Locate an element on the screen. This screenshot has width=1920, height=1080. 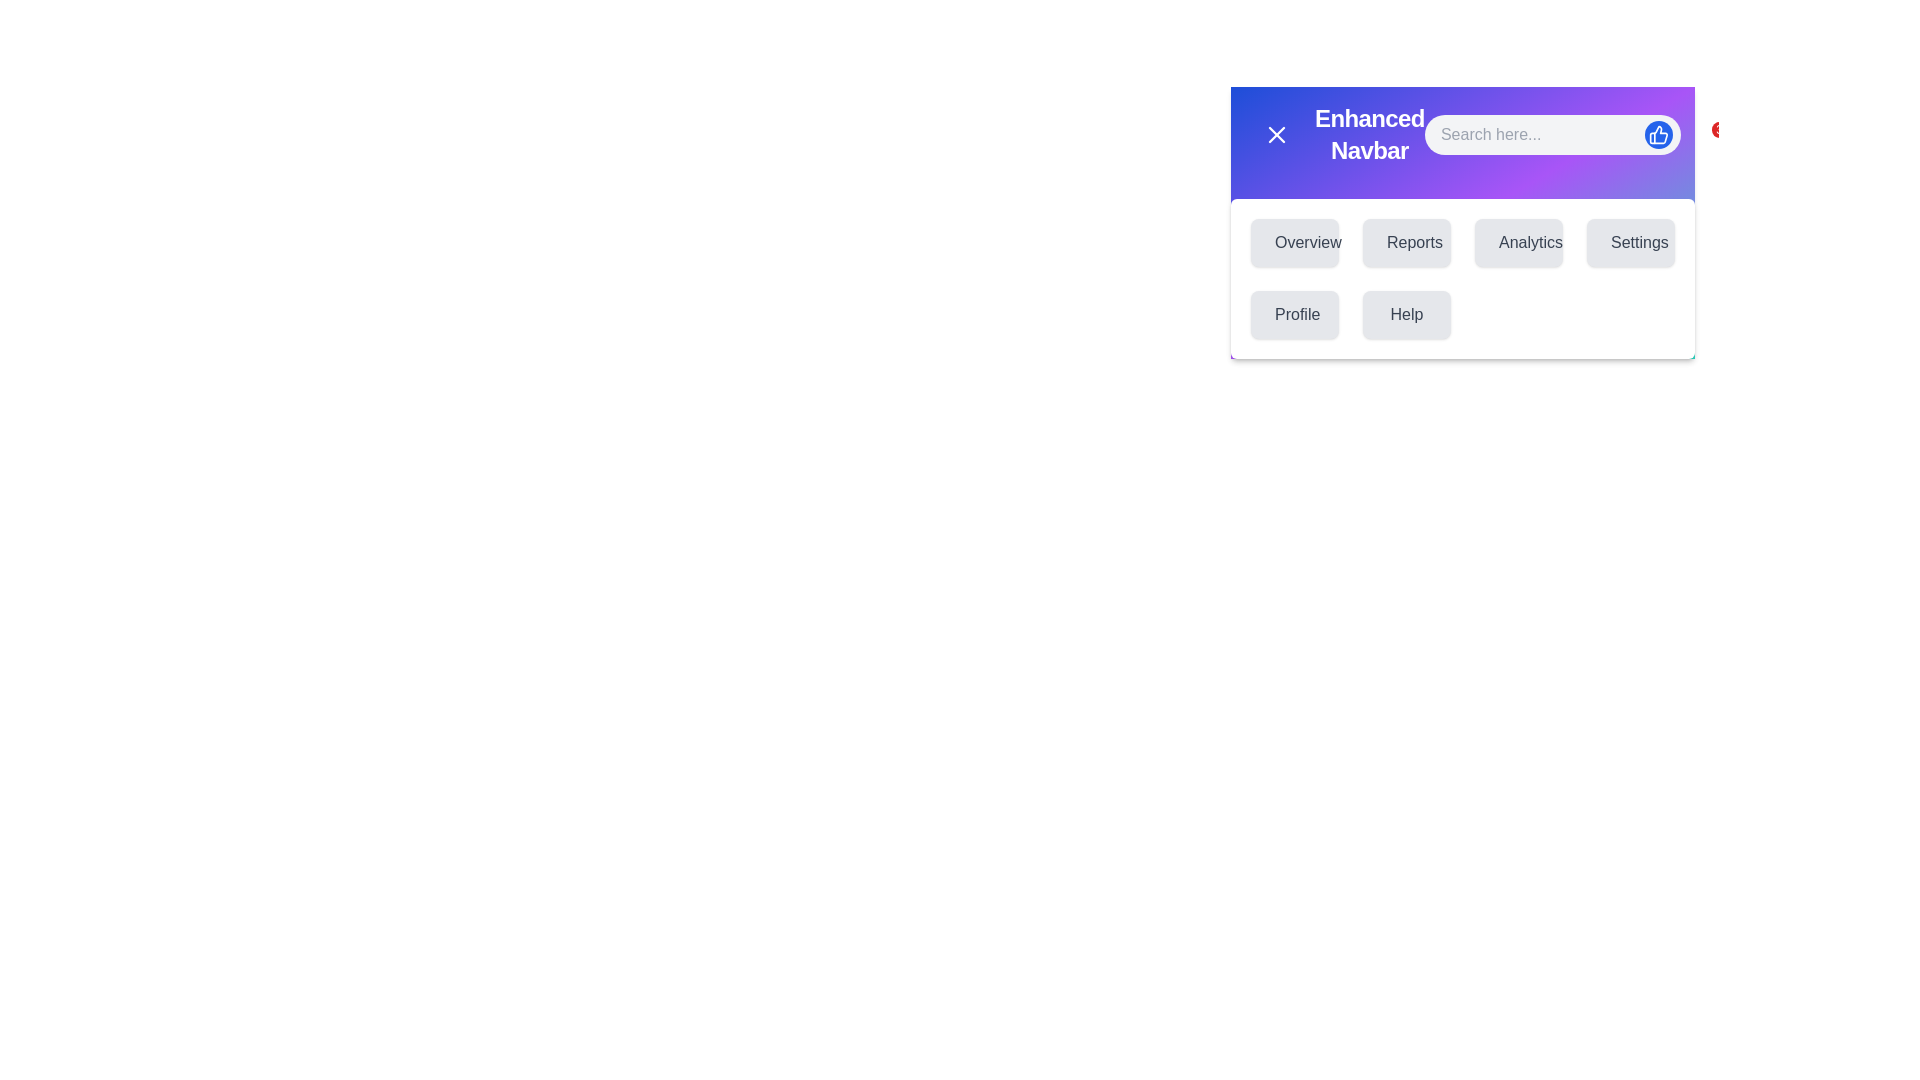
the notification bell to view notifications is located at coordinates (1712, 135).